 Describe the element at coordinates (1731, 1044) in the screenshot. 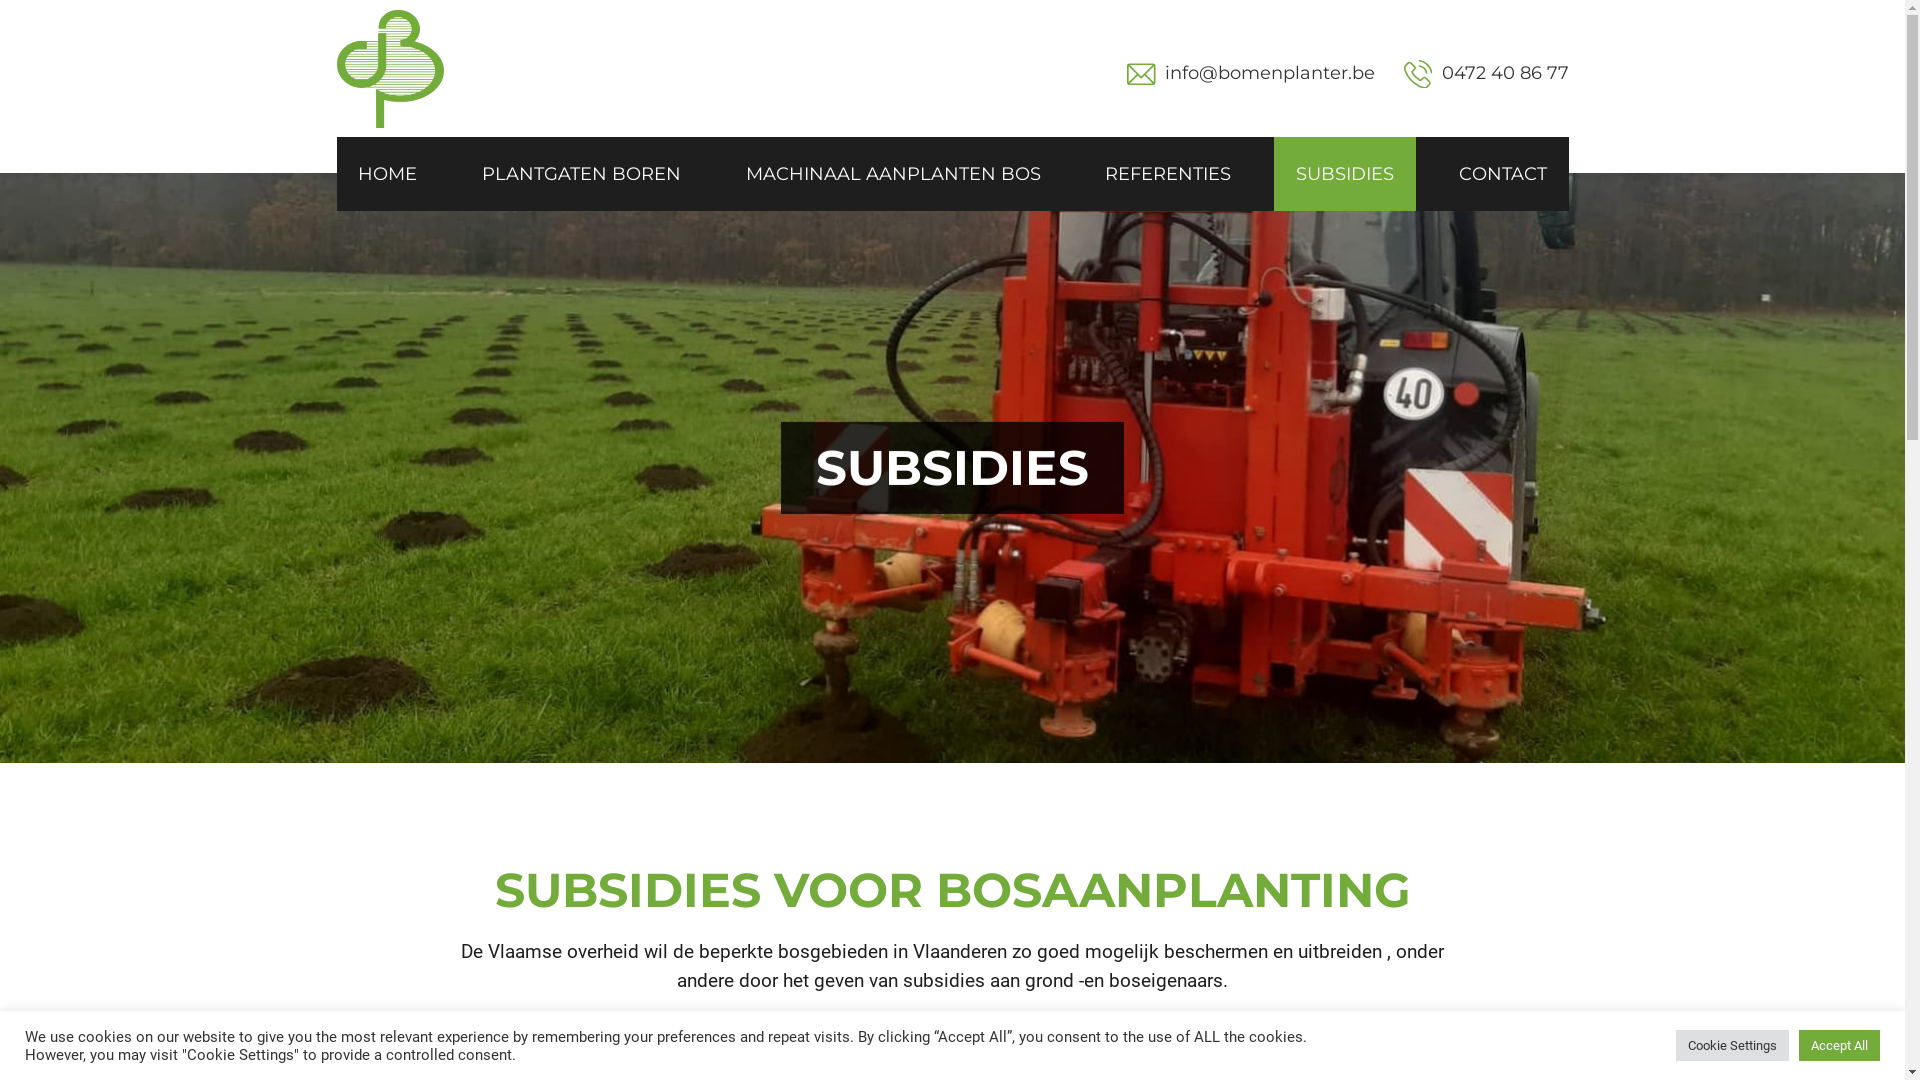

I see `'Cookie Settings'` at that location.